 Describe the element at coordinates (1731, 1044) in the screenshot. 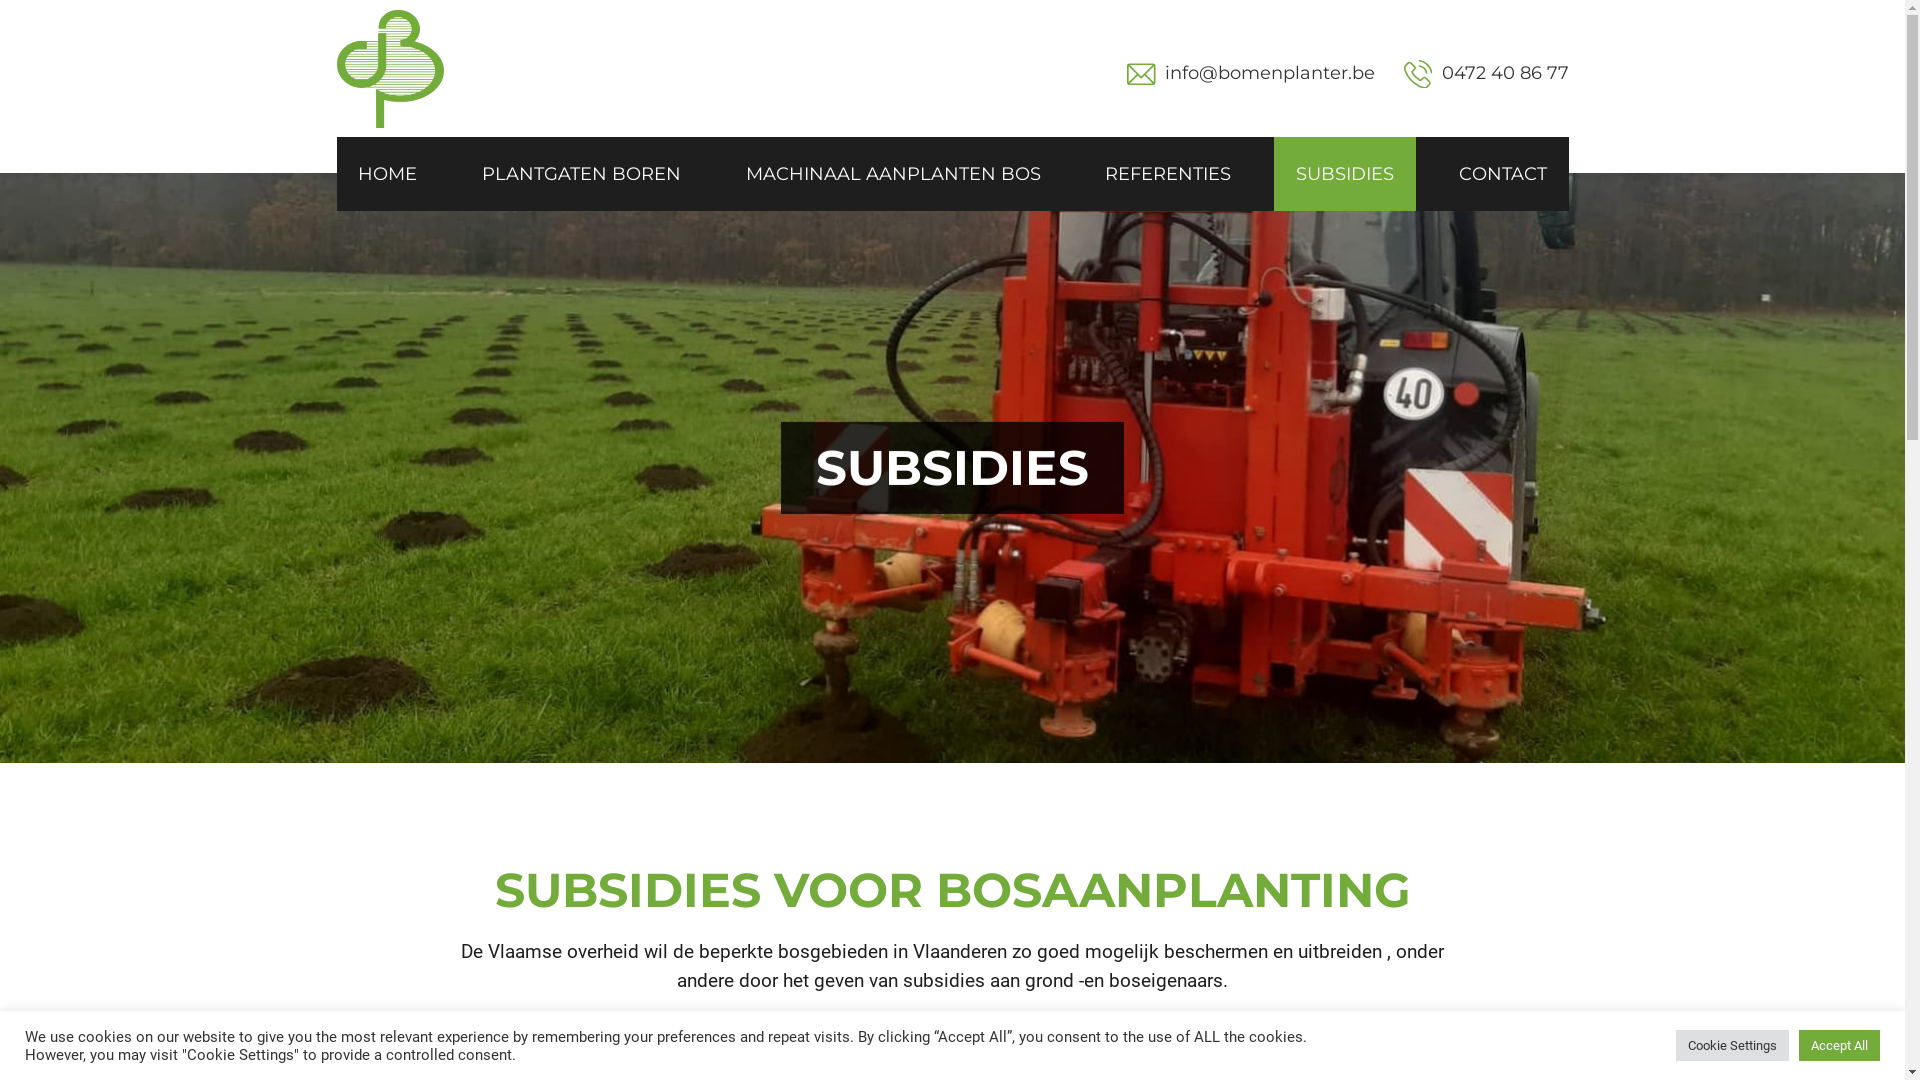

I see `'Cookie Settings'` at that location.